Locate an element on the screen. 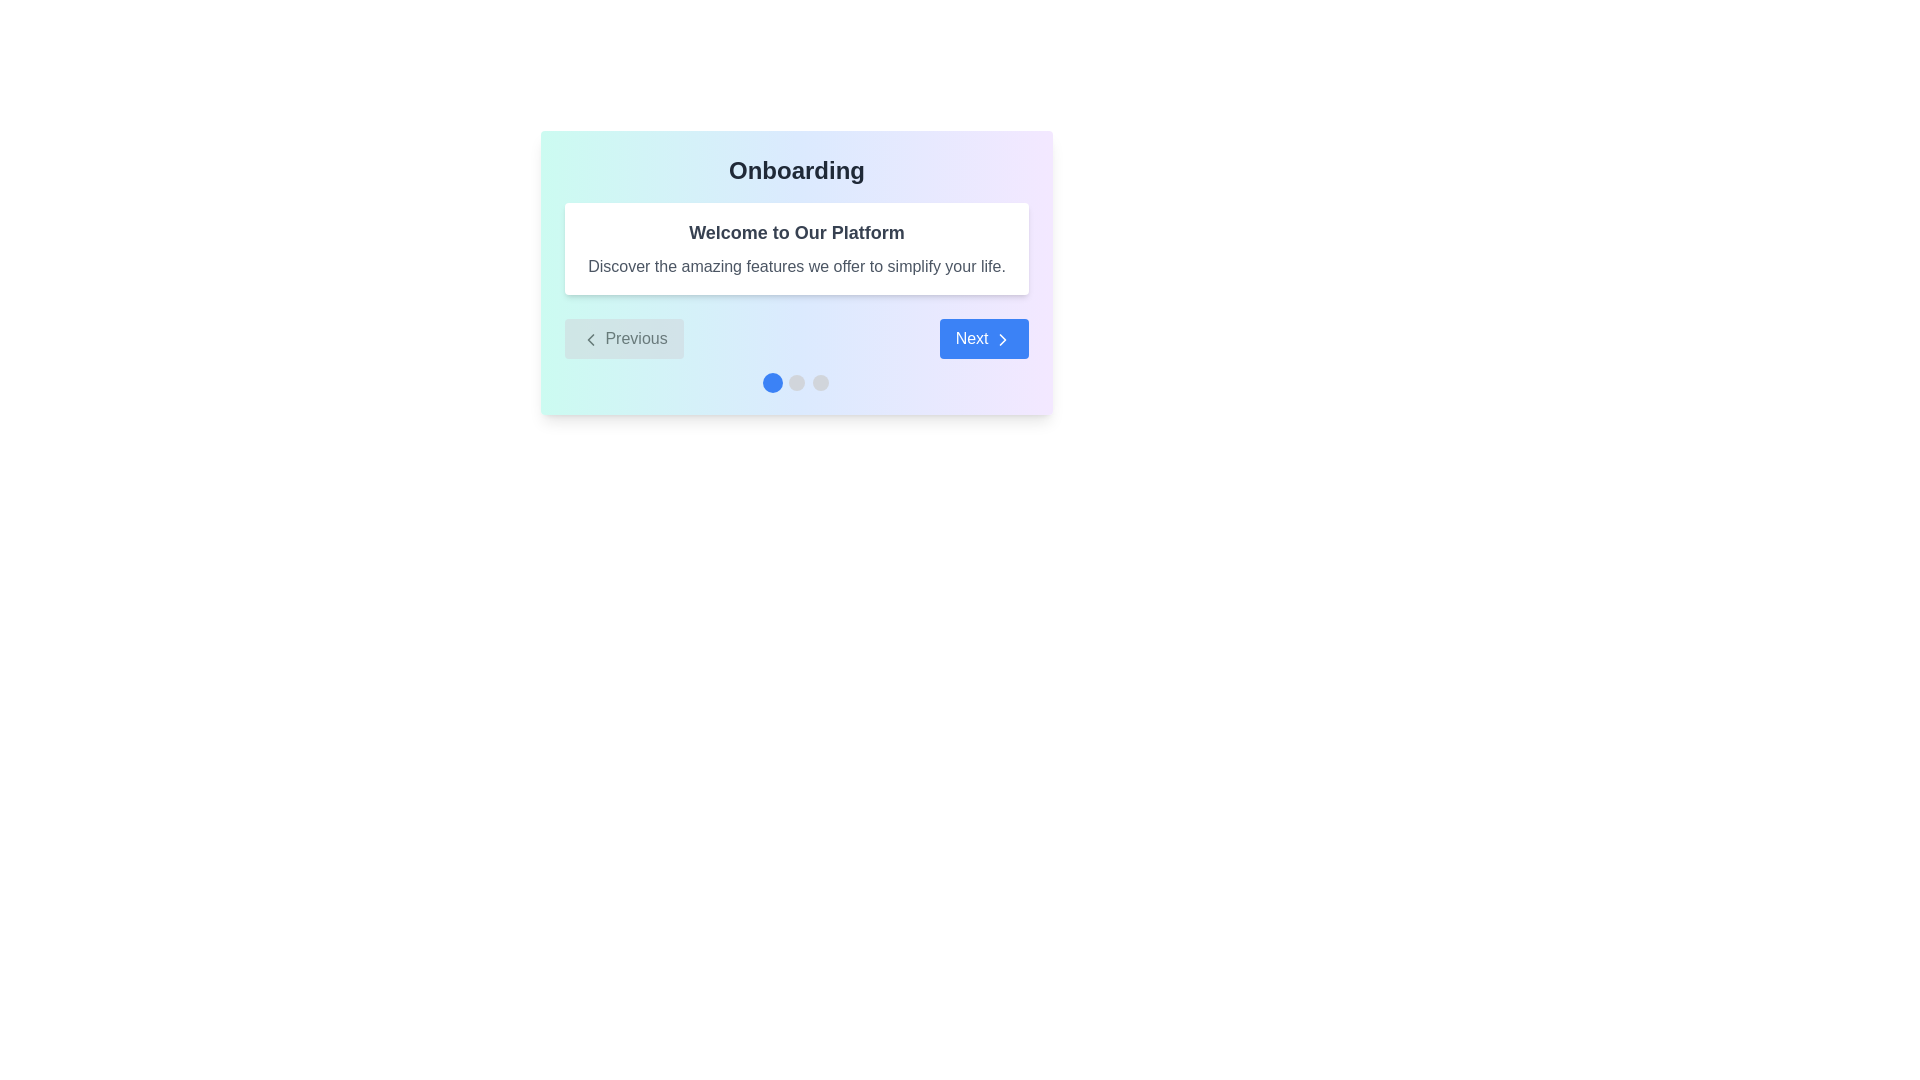  the third circular pagination indicator, which is gray in color, located directly under the 'Welcome to Our Platform' section is located at coordinates (820, 382).